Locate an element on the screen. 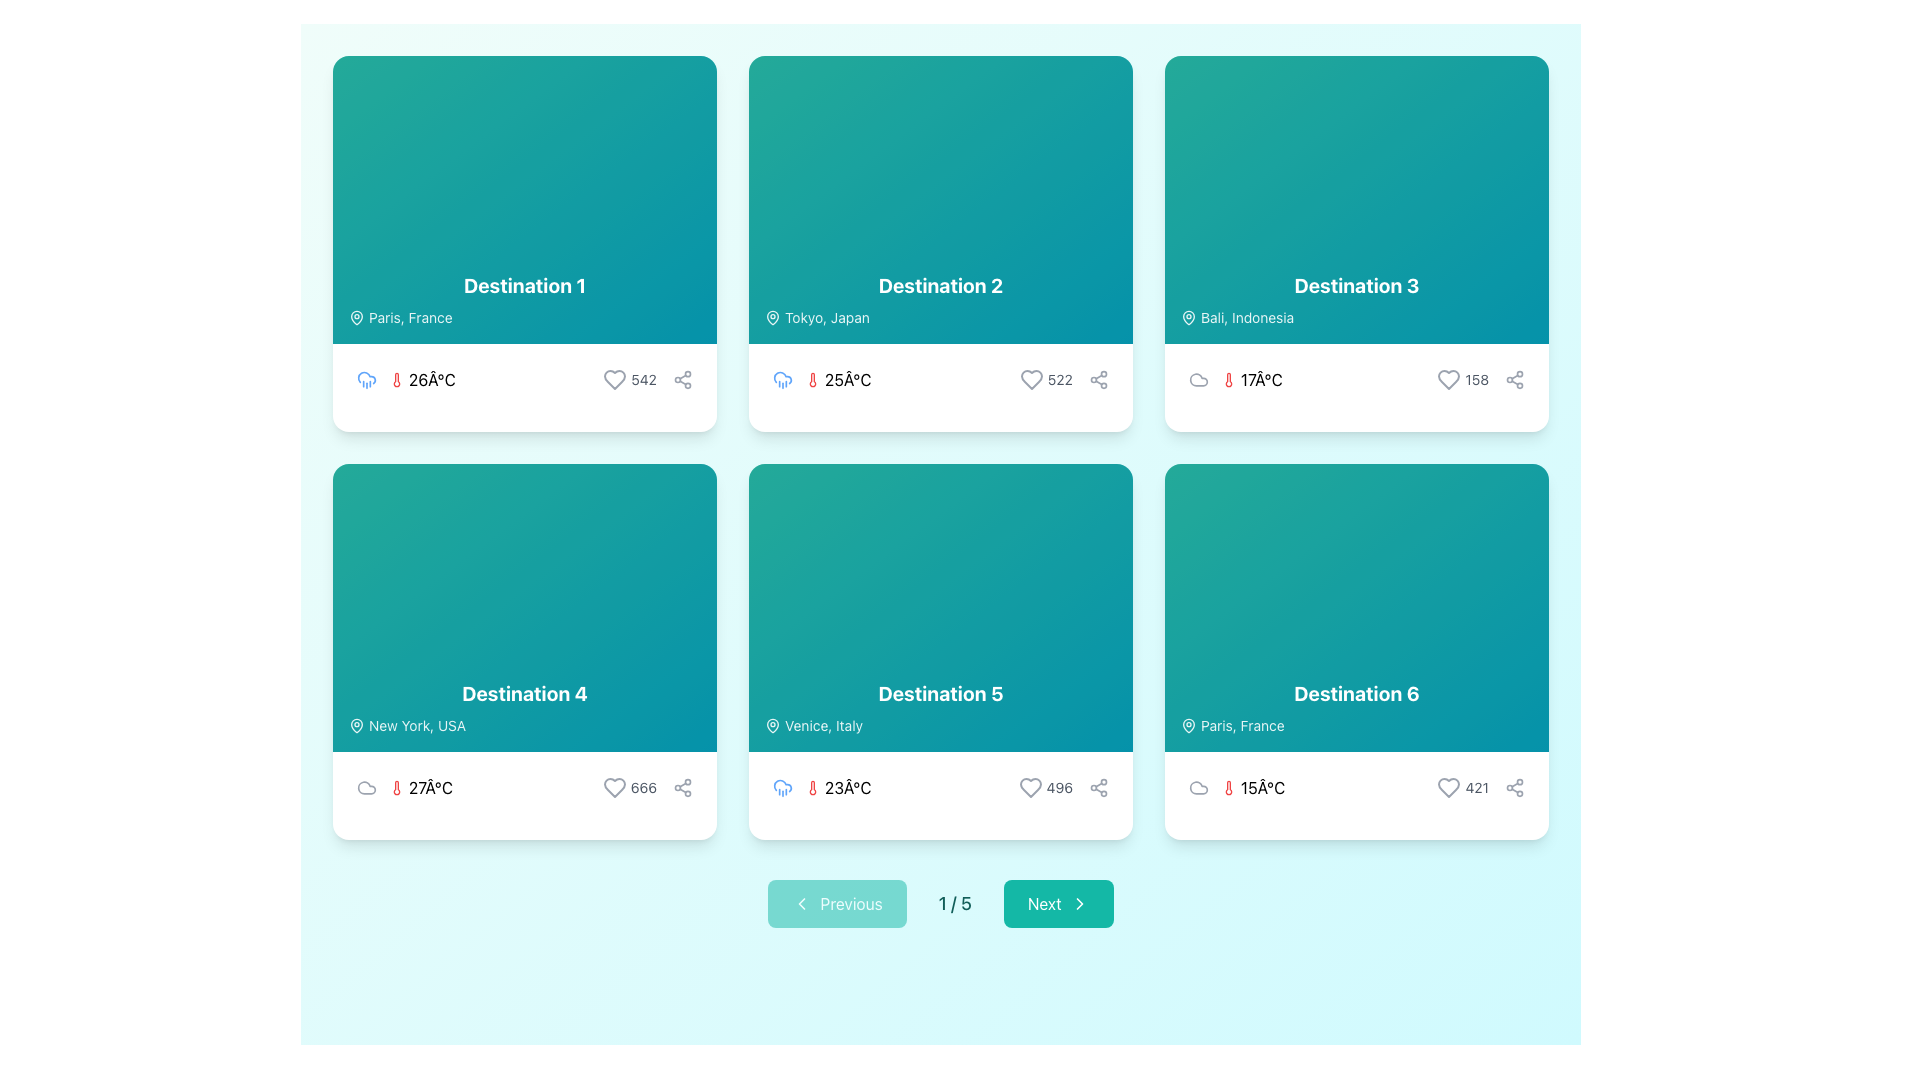  the map pin icon located in the top-left card titled 'Destination 1' is located at coordinates (356, 315).